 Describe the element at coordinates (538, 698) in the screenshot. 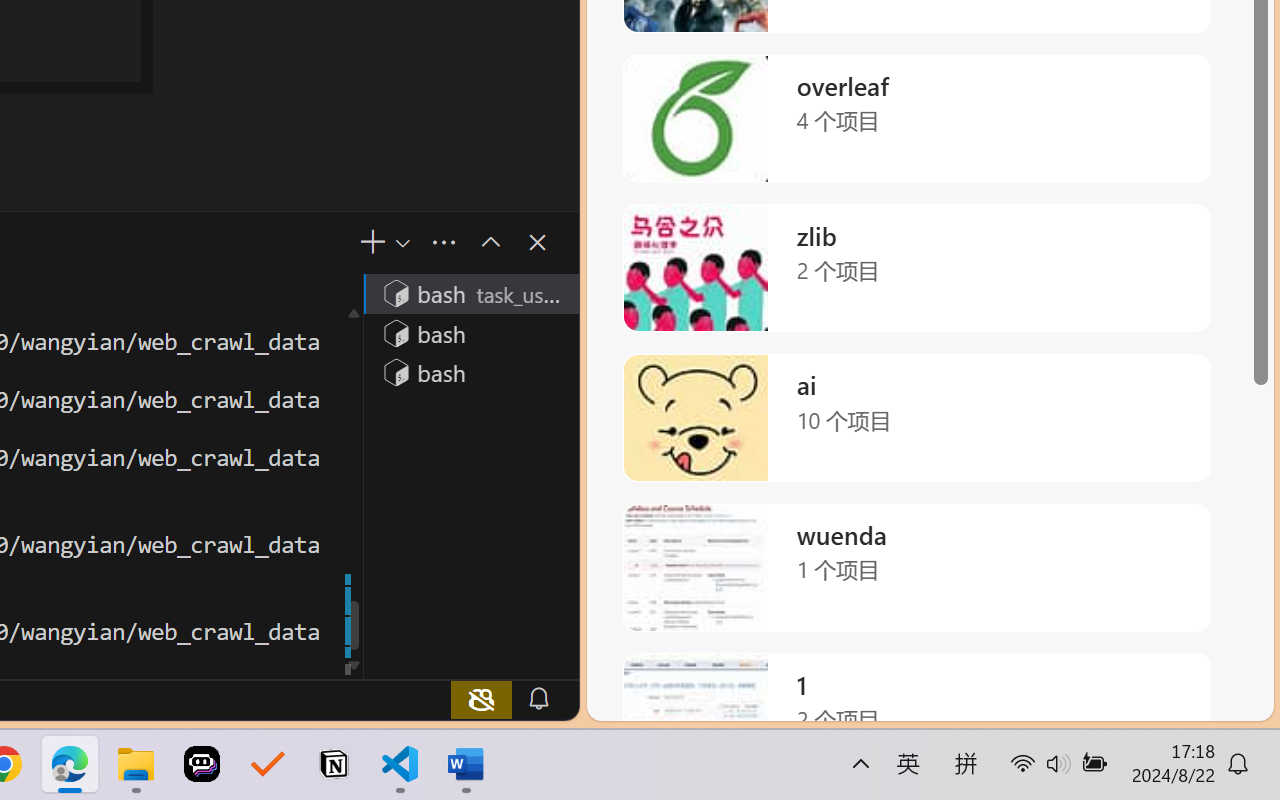

I see `'Notifications'` at that location.